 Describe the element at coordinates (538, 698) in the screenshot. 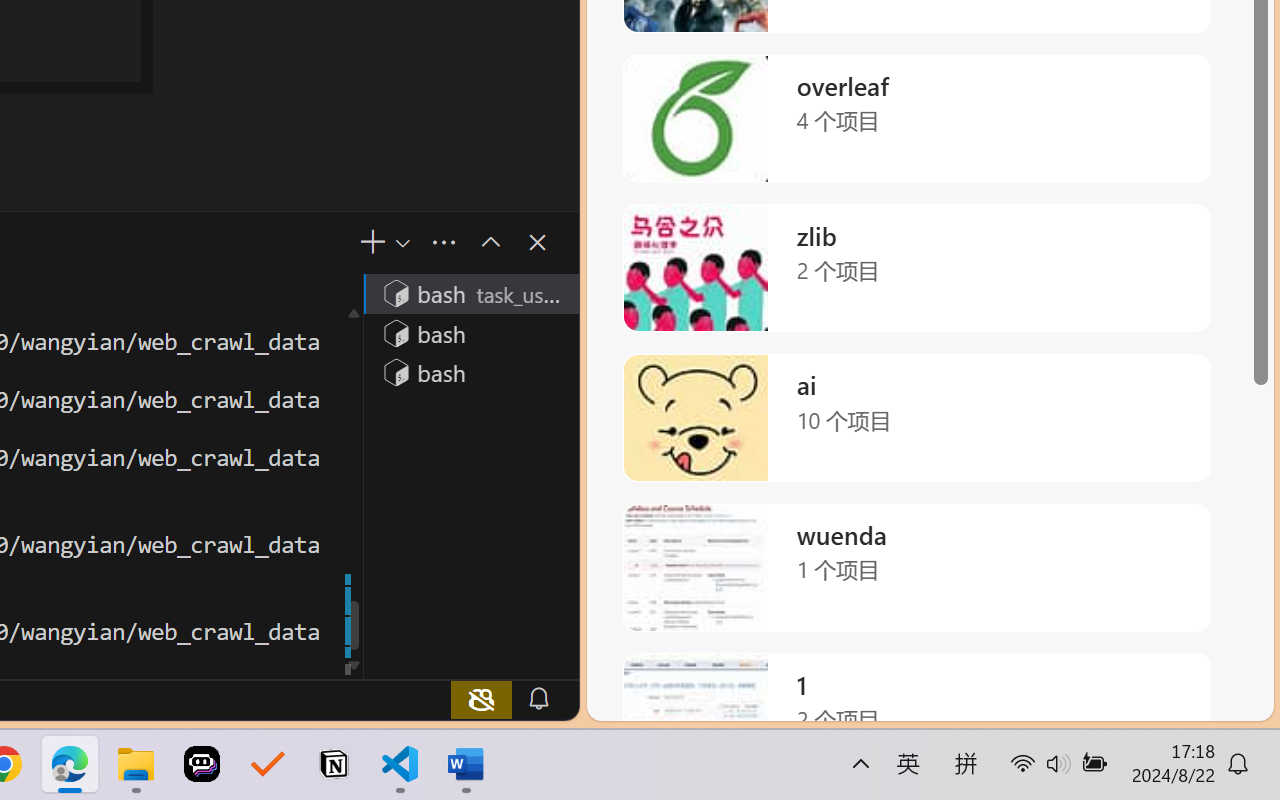

I see `'Notifications'` at that location.